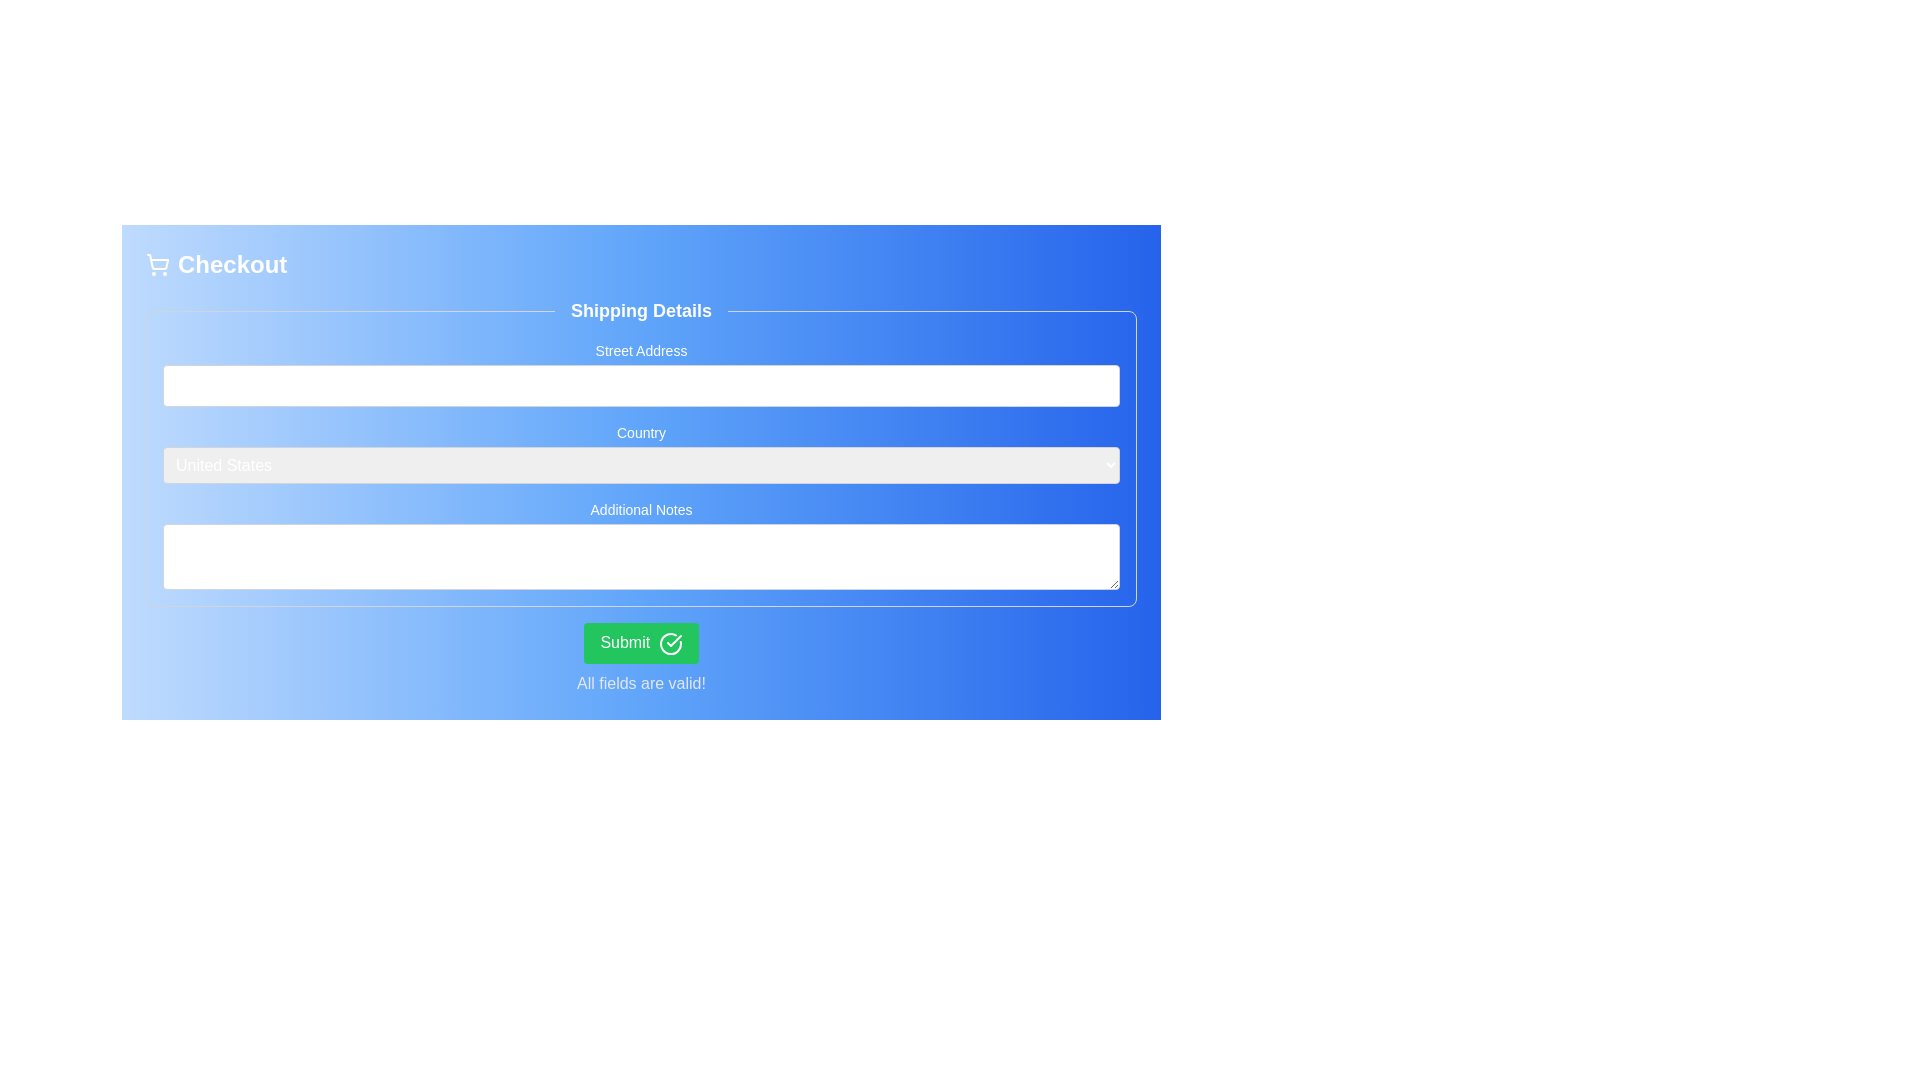 The width and height of the screenshot is (1920, 1080). Describe the element at coordinates (641, 350) in the screenshot. I see `the Text Label that indicates the input field for entering the street address, located above the corresponding input field in the Shipping Details form` at that location.